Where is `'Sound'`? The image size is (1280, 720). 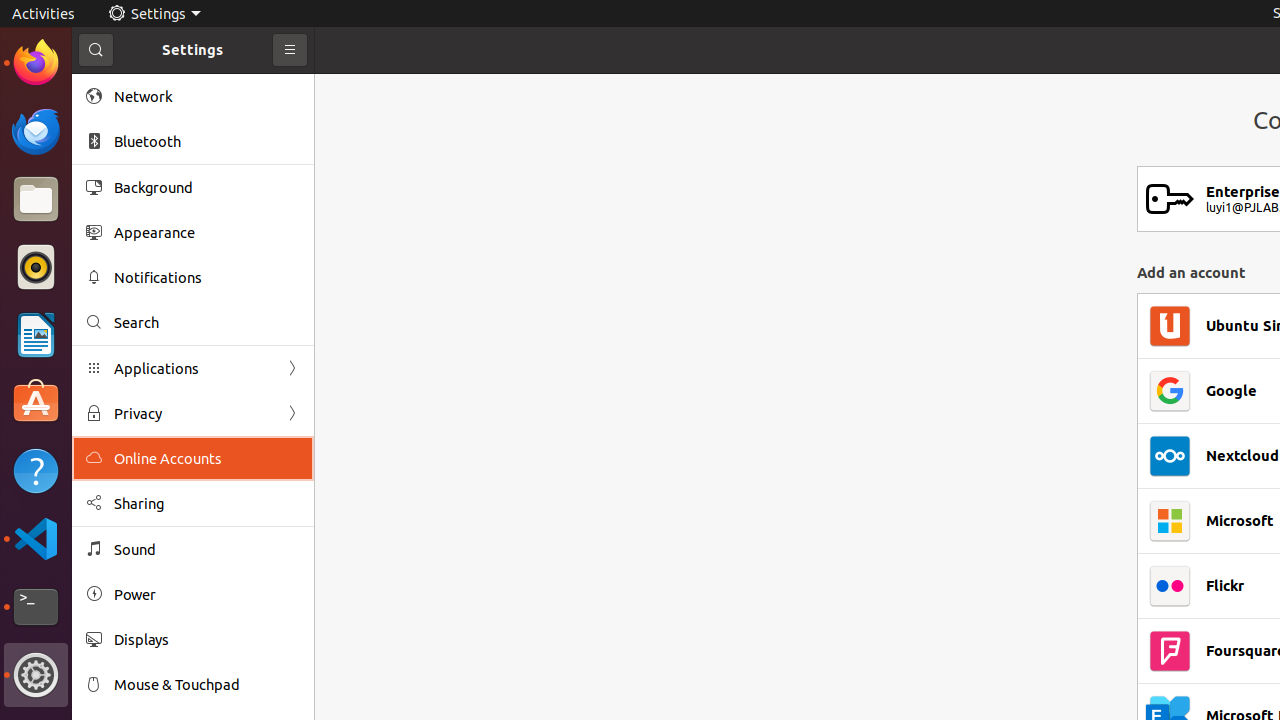 'Sound' is located at coordinates (206, 549).